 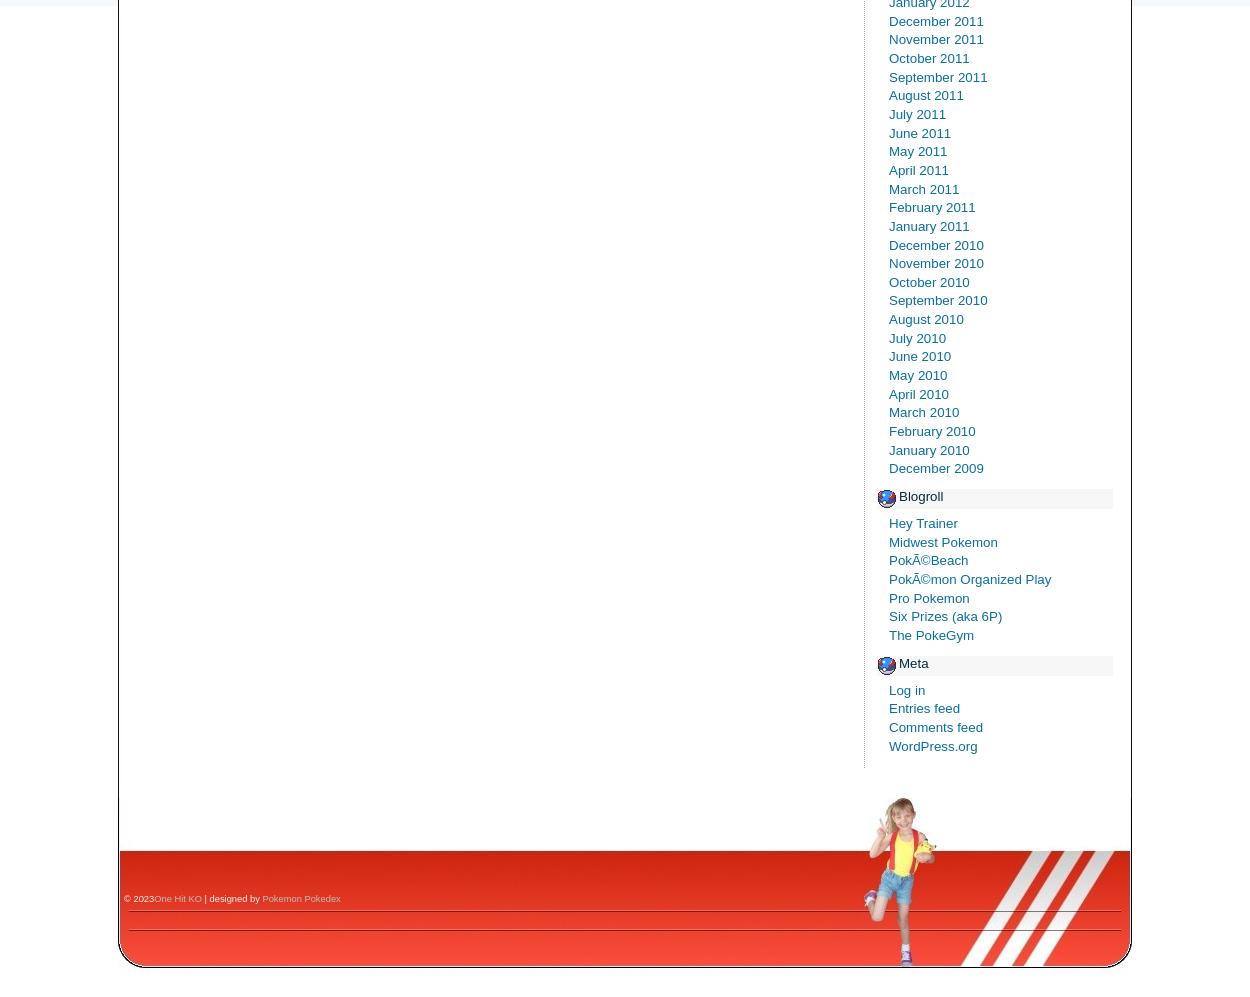 I want to click on 'January 2010', so click(x=929, y=448).